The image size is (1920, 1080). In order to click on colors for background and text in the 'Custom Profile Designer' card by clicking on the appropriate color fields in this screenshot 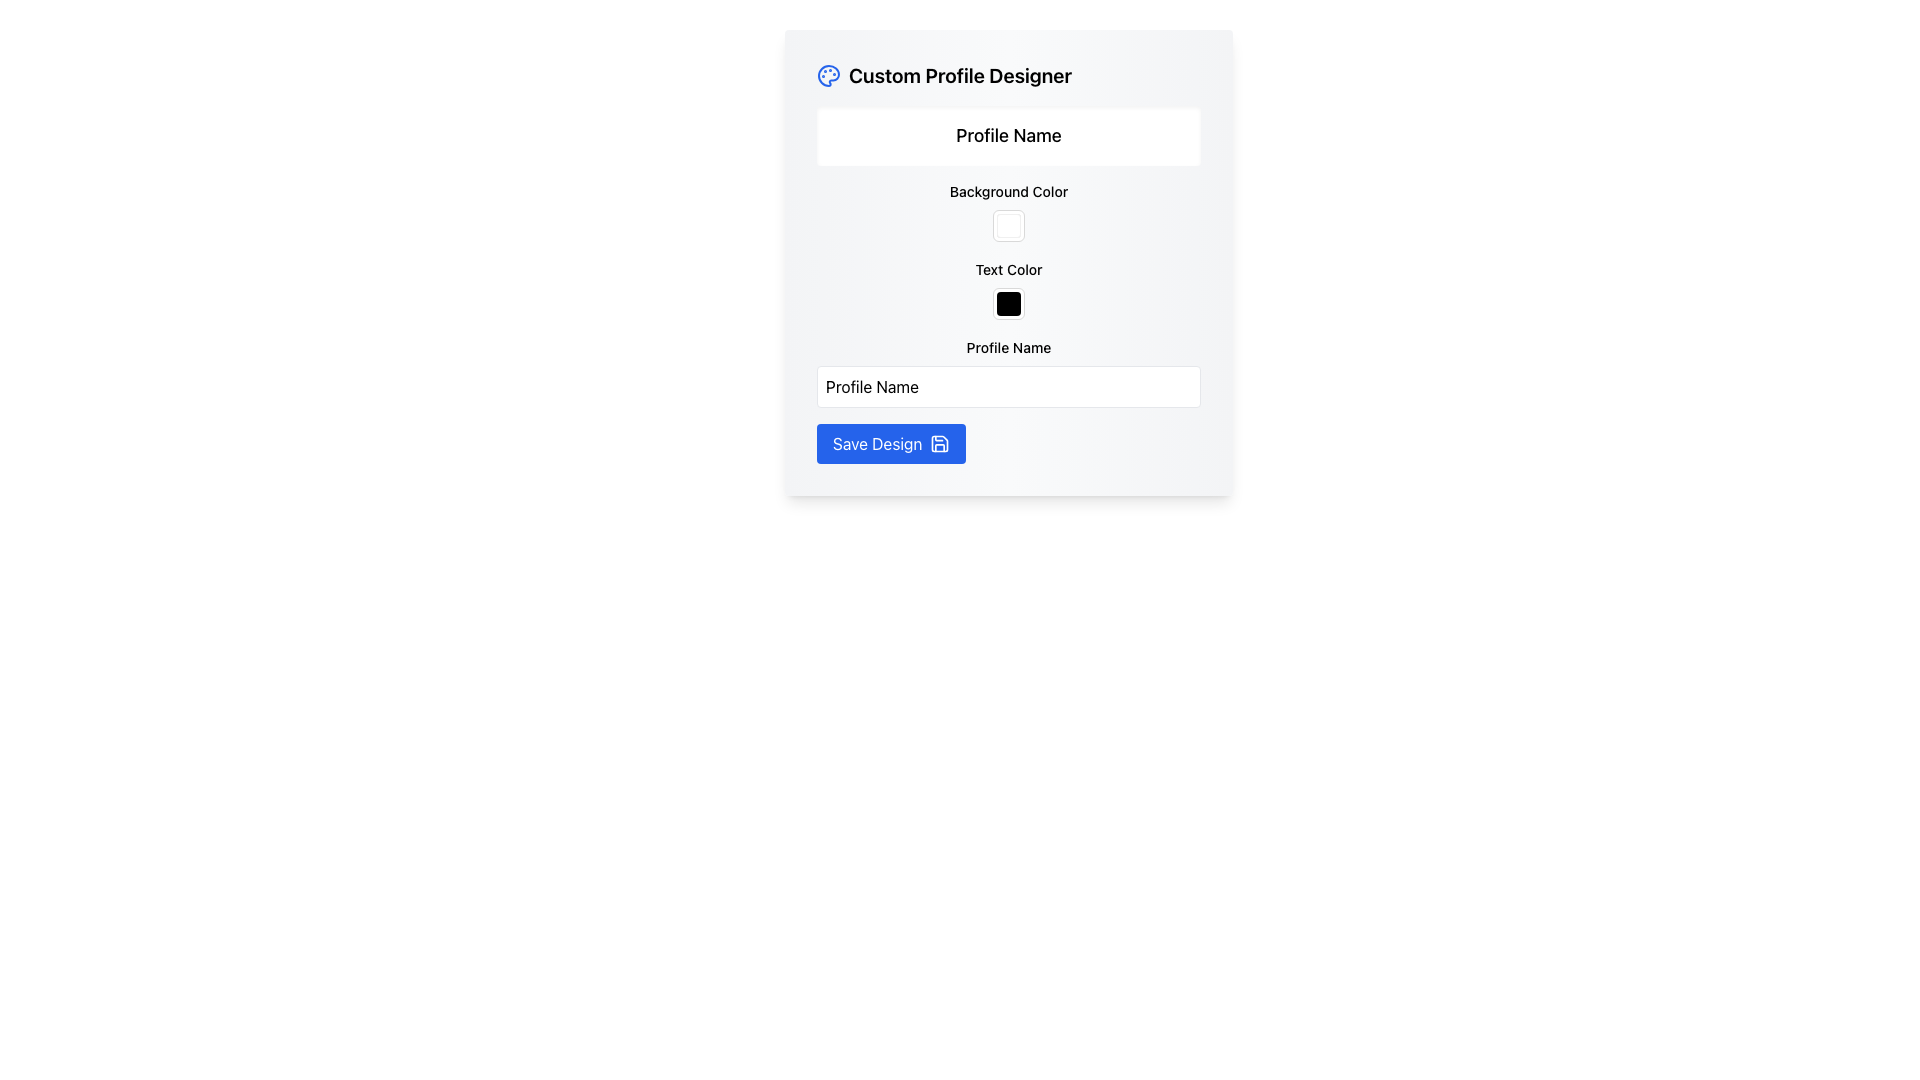, I will do `click(1008, 261)`.